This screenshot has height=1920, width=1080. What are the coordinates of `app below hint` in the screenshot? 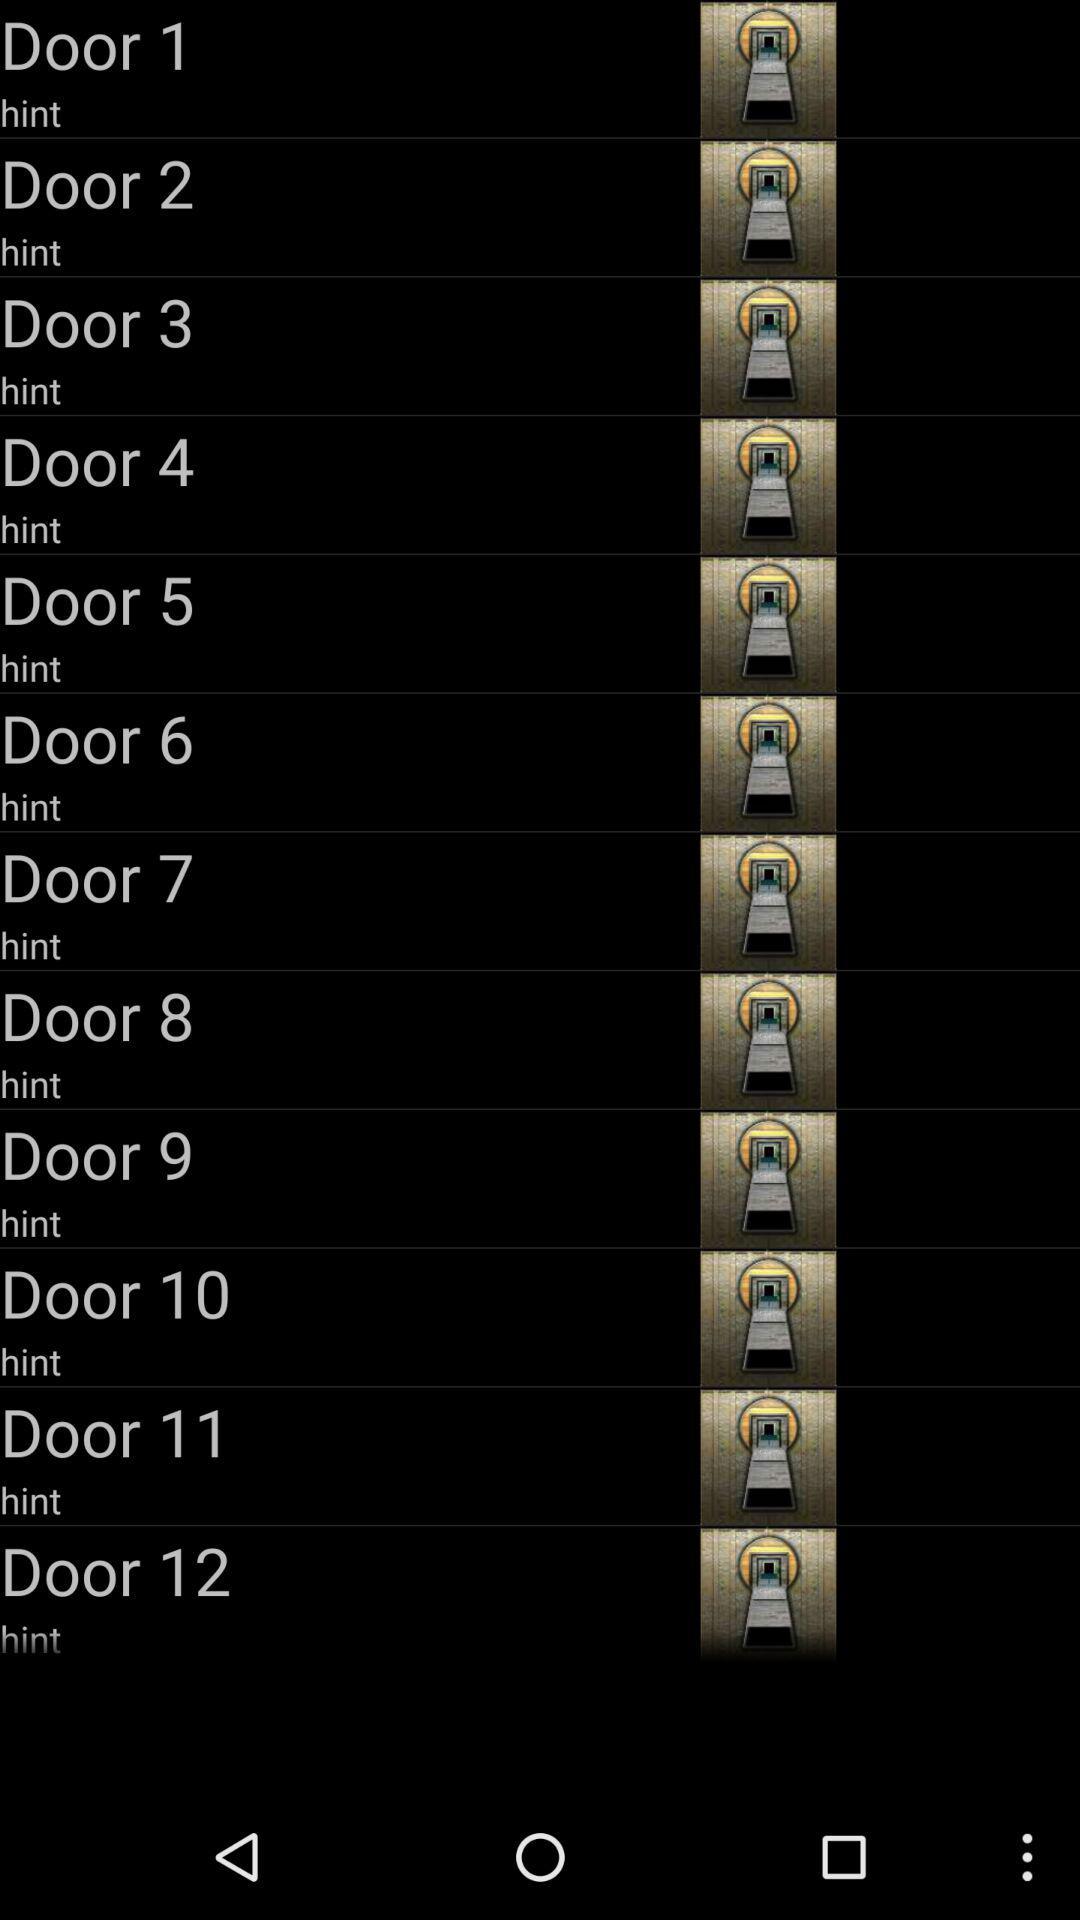 It's located at (346, 597).